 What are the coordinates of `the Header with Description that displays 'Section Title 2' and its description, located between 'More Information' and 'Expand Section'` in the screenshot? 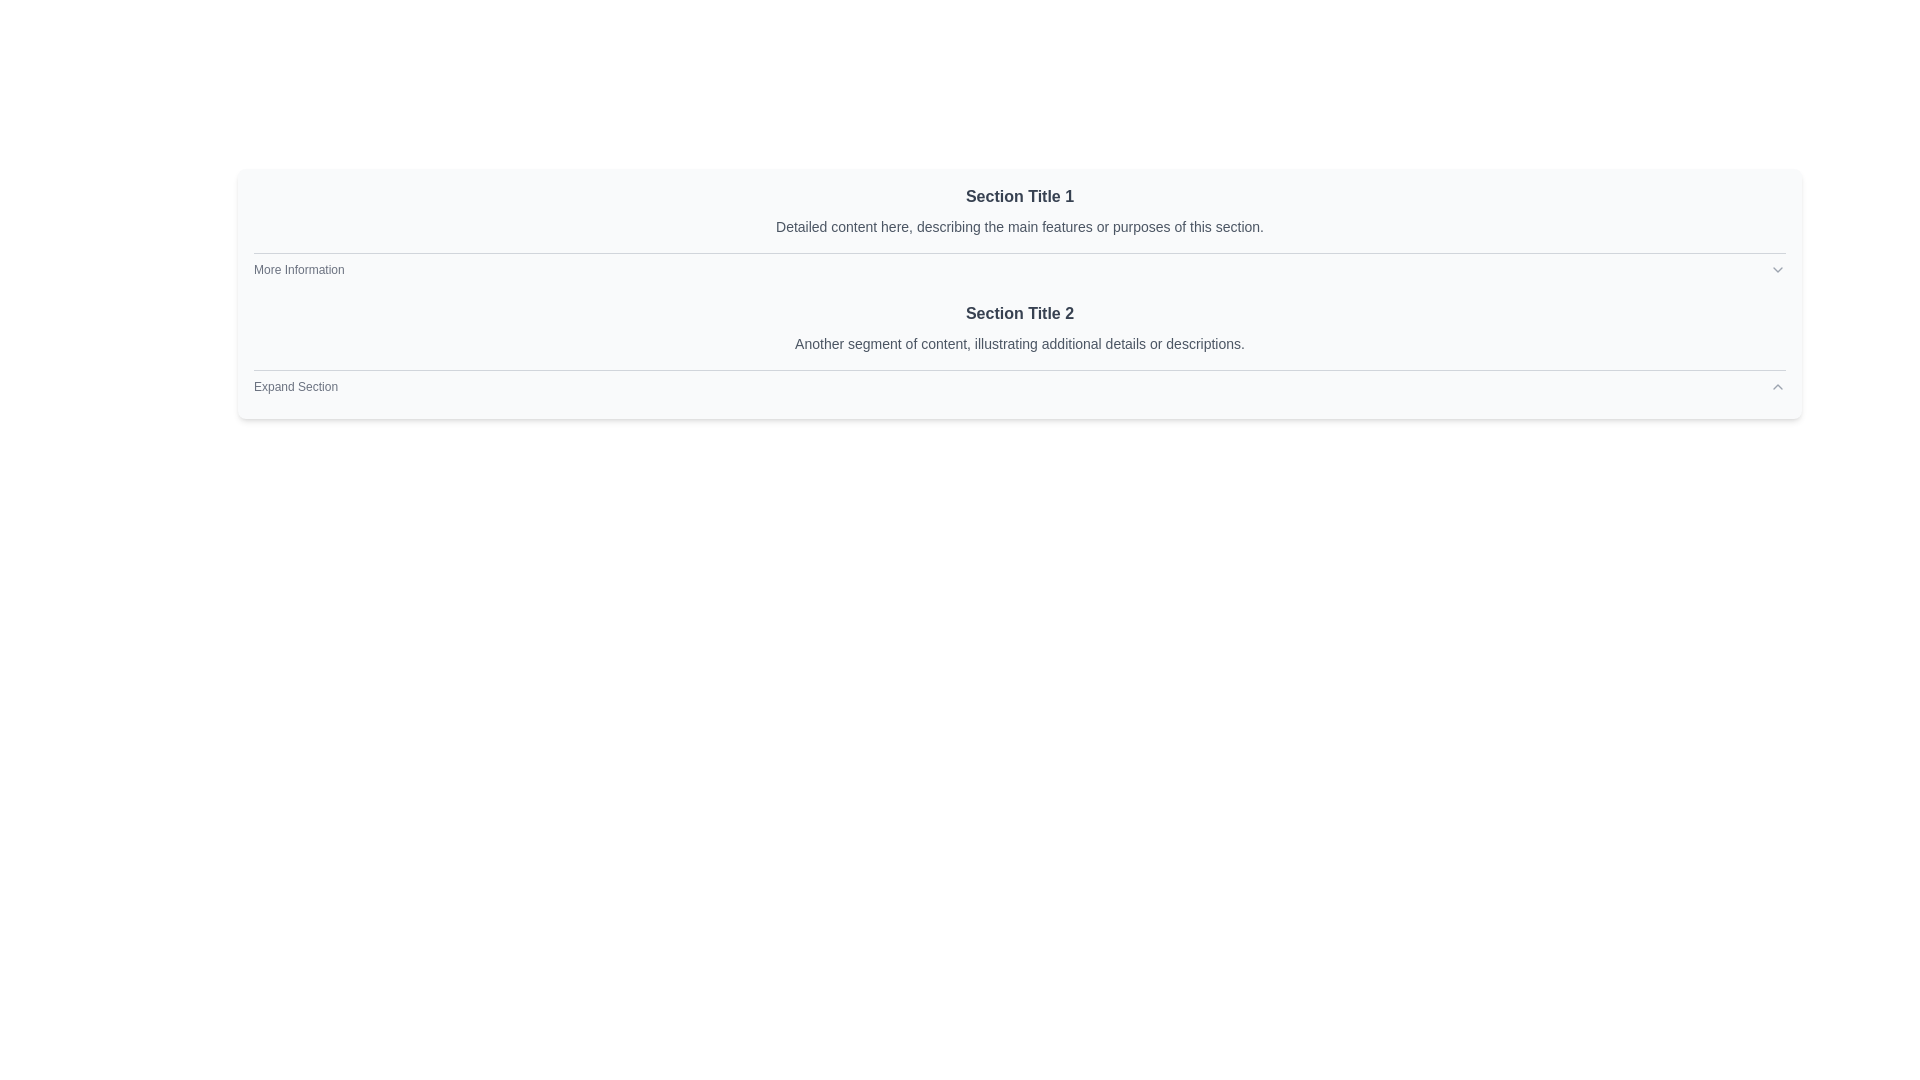 It's located at (1019, 326).